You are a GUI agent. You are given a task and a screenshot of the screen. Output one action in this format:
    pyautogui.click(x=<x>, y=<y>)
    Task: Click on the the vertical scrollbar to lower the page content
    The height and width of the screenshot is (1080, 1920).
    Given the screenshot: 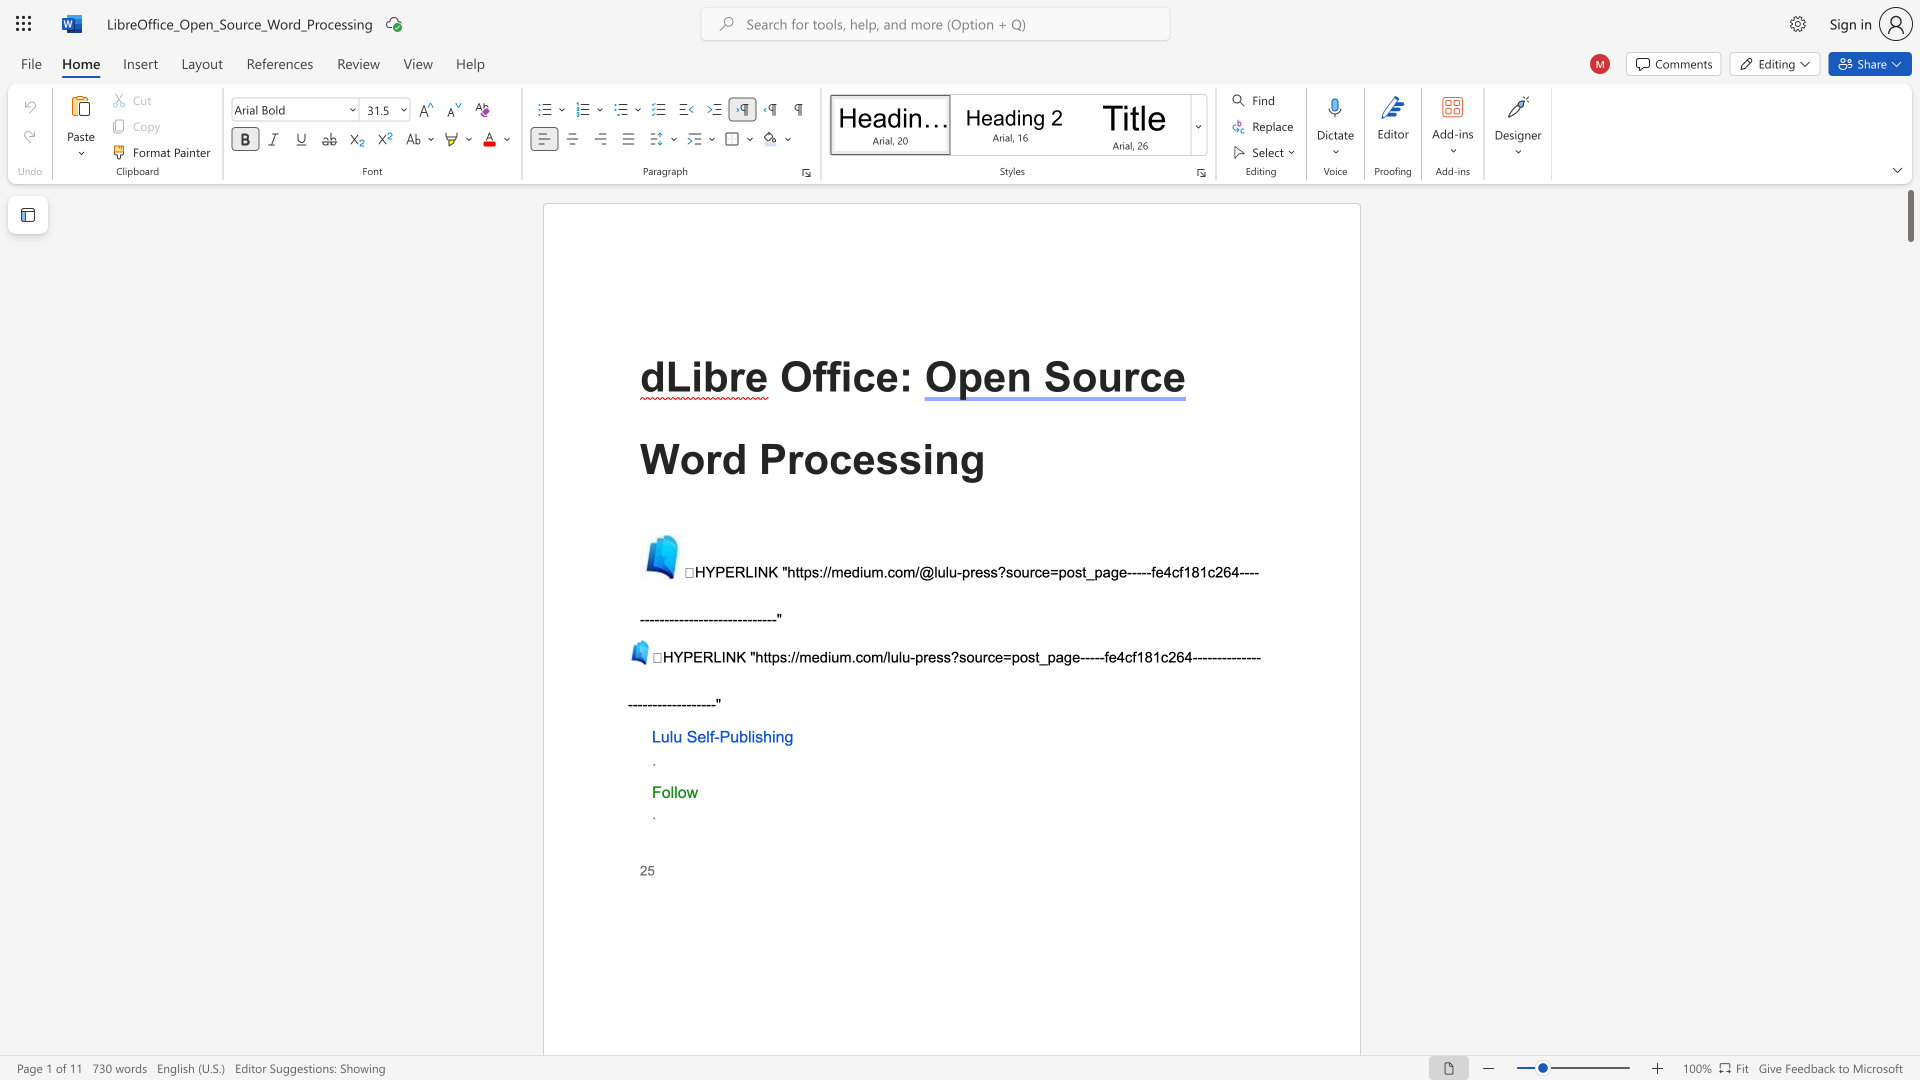 What is the action you would take?
    pyautogui.click(x=1909, y=798)
    